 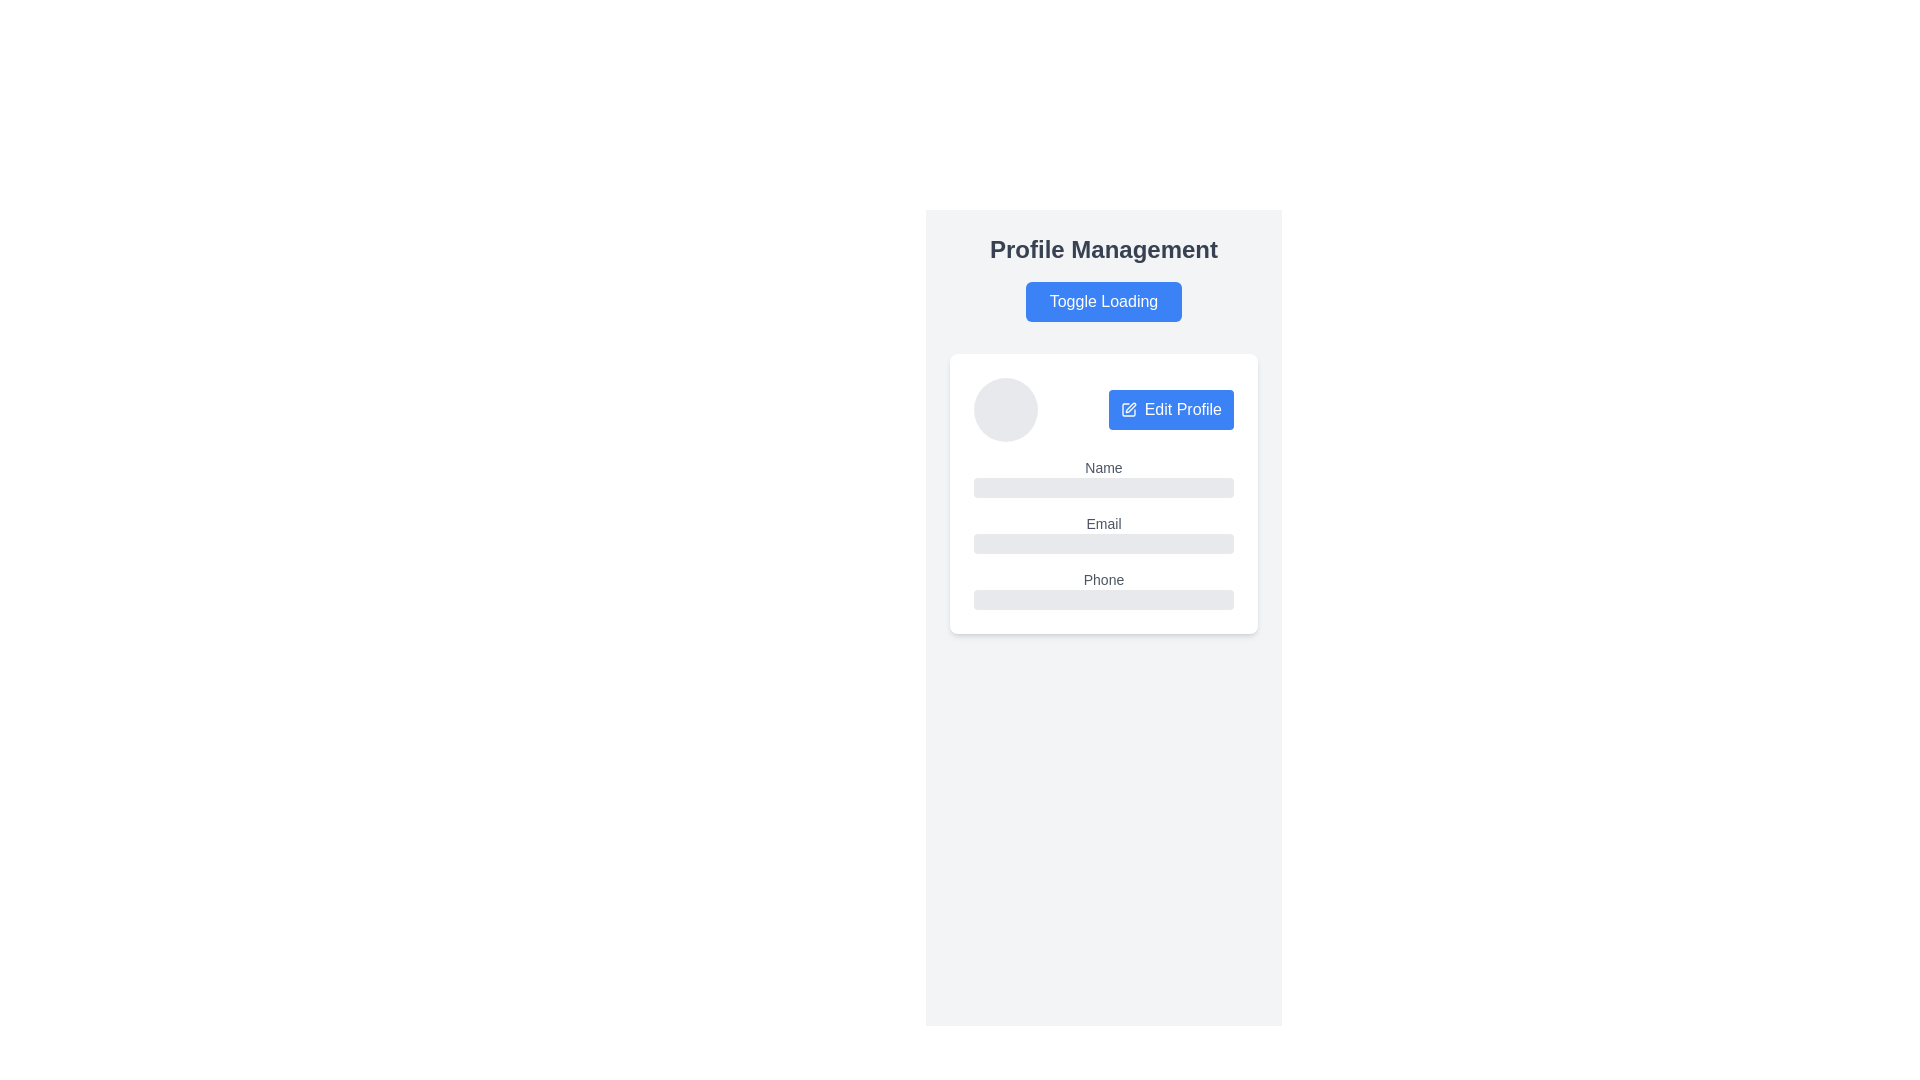 What do you see at coordinates (1103, 467) in the screenshot?
I see `the static text labeled 'Name' which is styled in gray and appears above an input-like placeholder bar` at bounding box center [1103, 467].